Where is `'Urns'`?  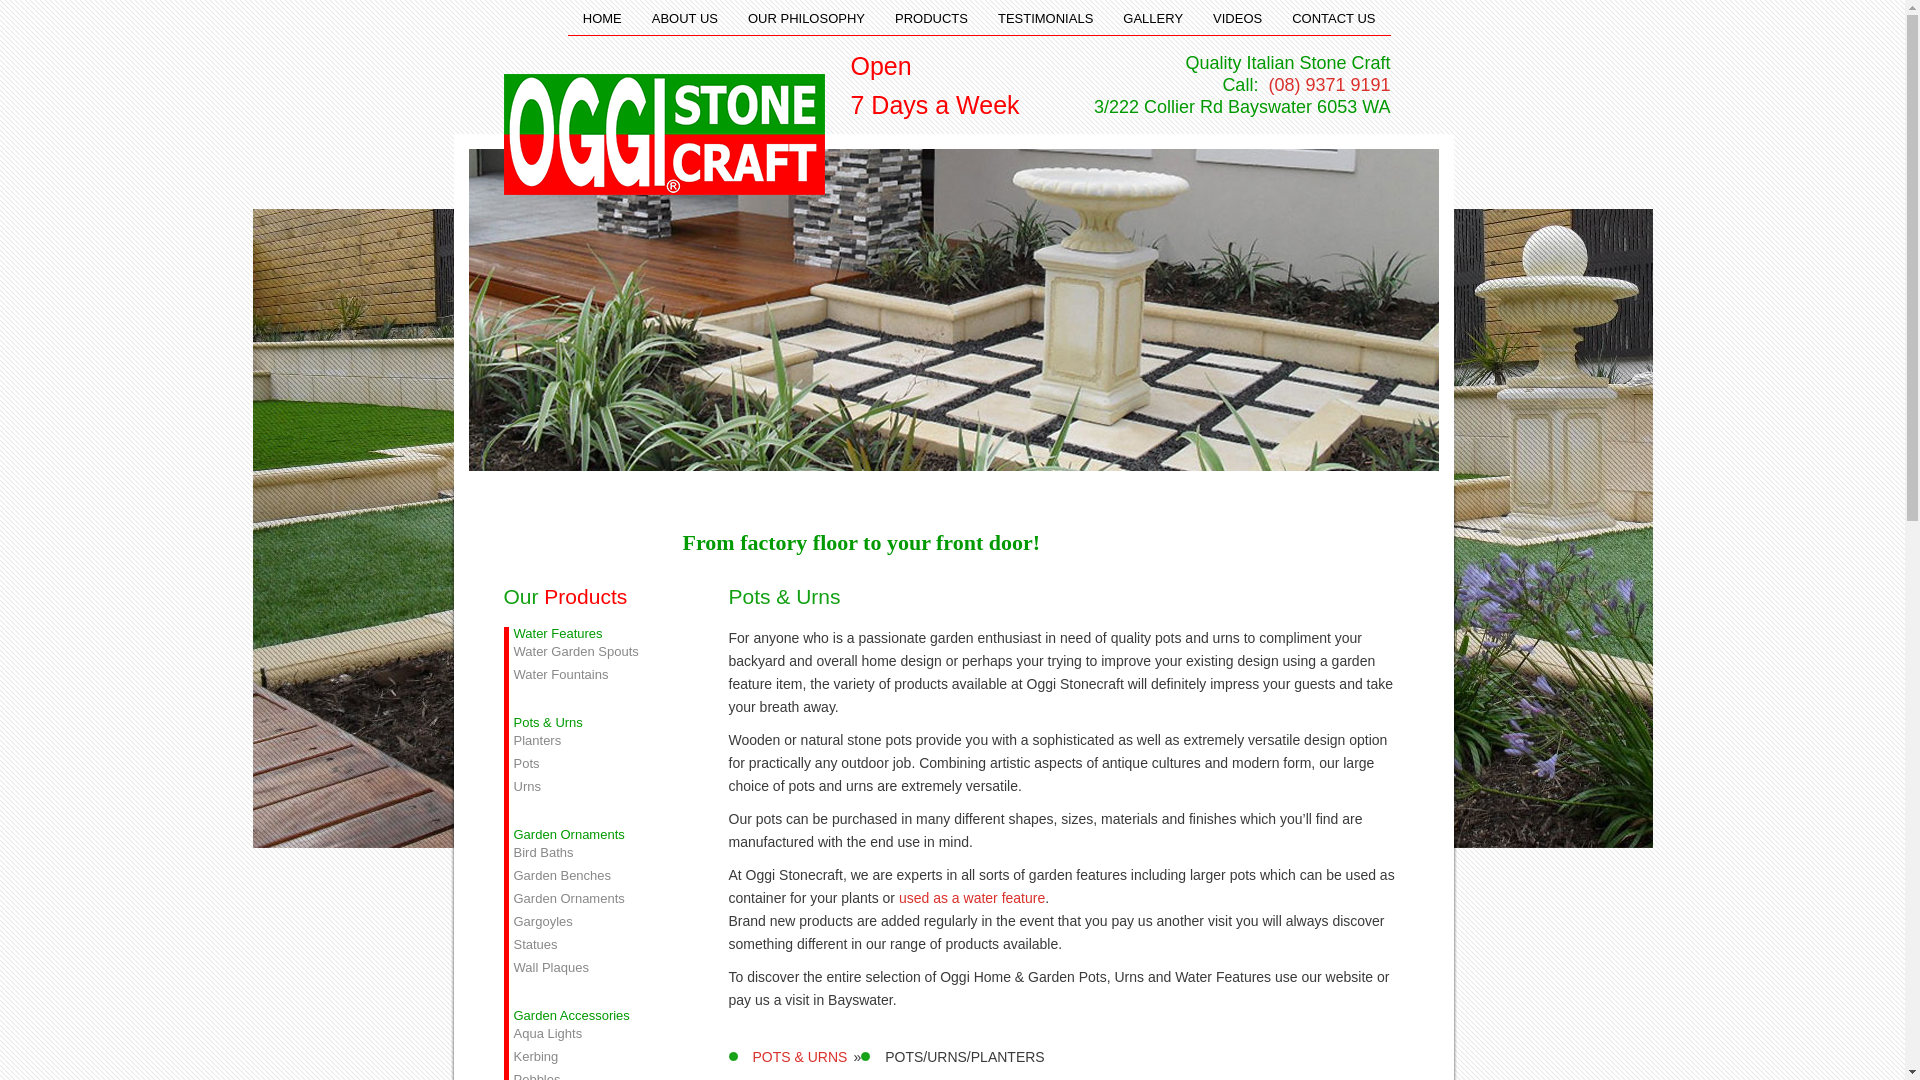
'Urns' is located at coordinates (595, 785).